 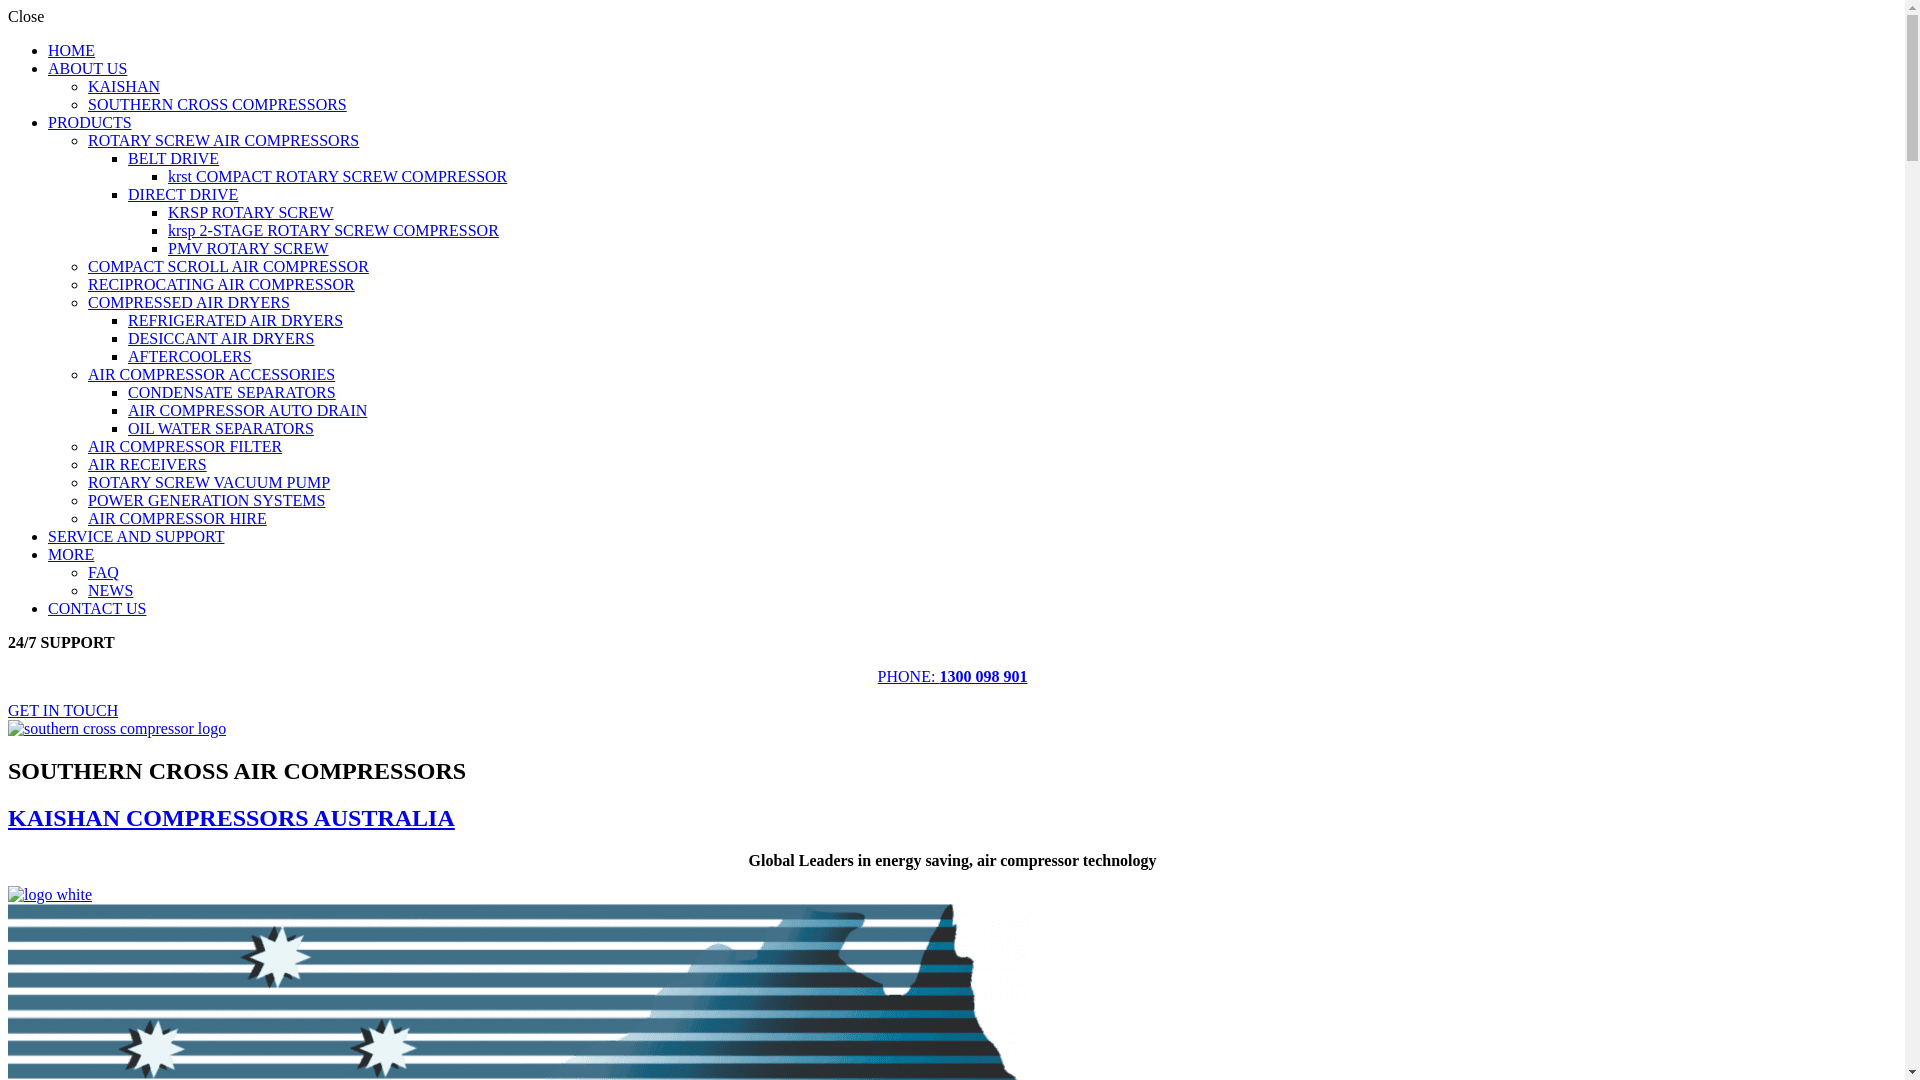 What do you see at coordinates (209, 482) in the screenshot?
I see `'ROTARY SCREW VACUUM PUMP'` at bounding box center [209, 482].